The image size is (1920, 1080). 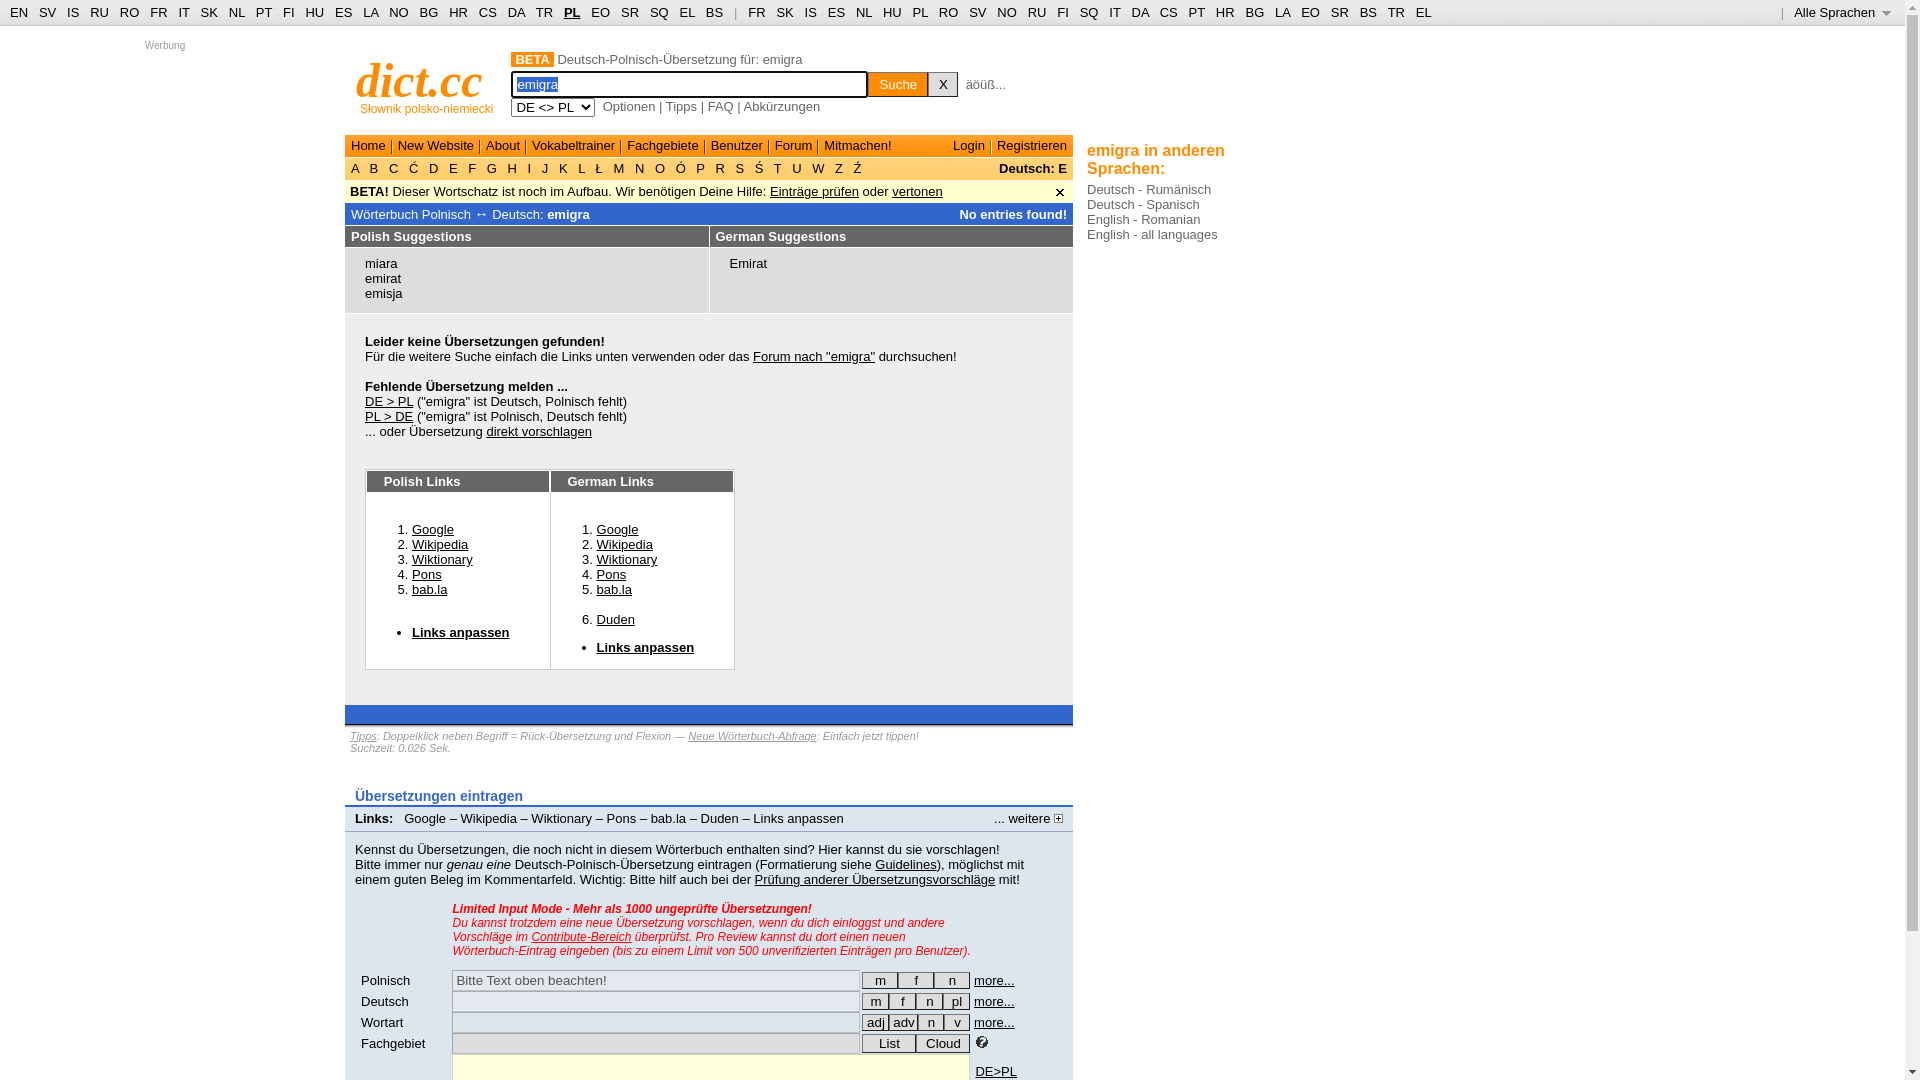 I want to click on 'B', so click(x=374, y=167).